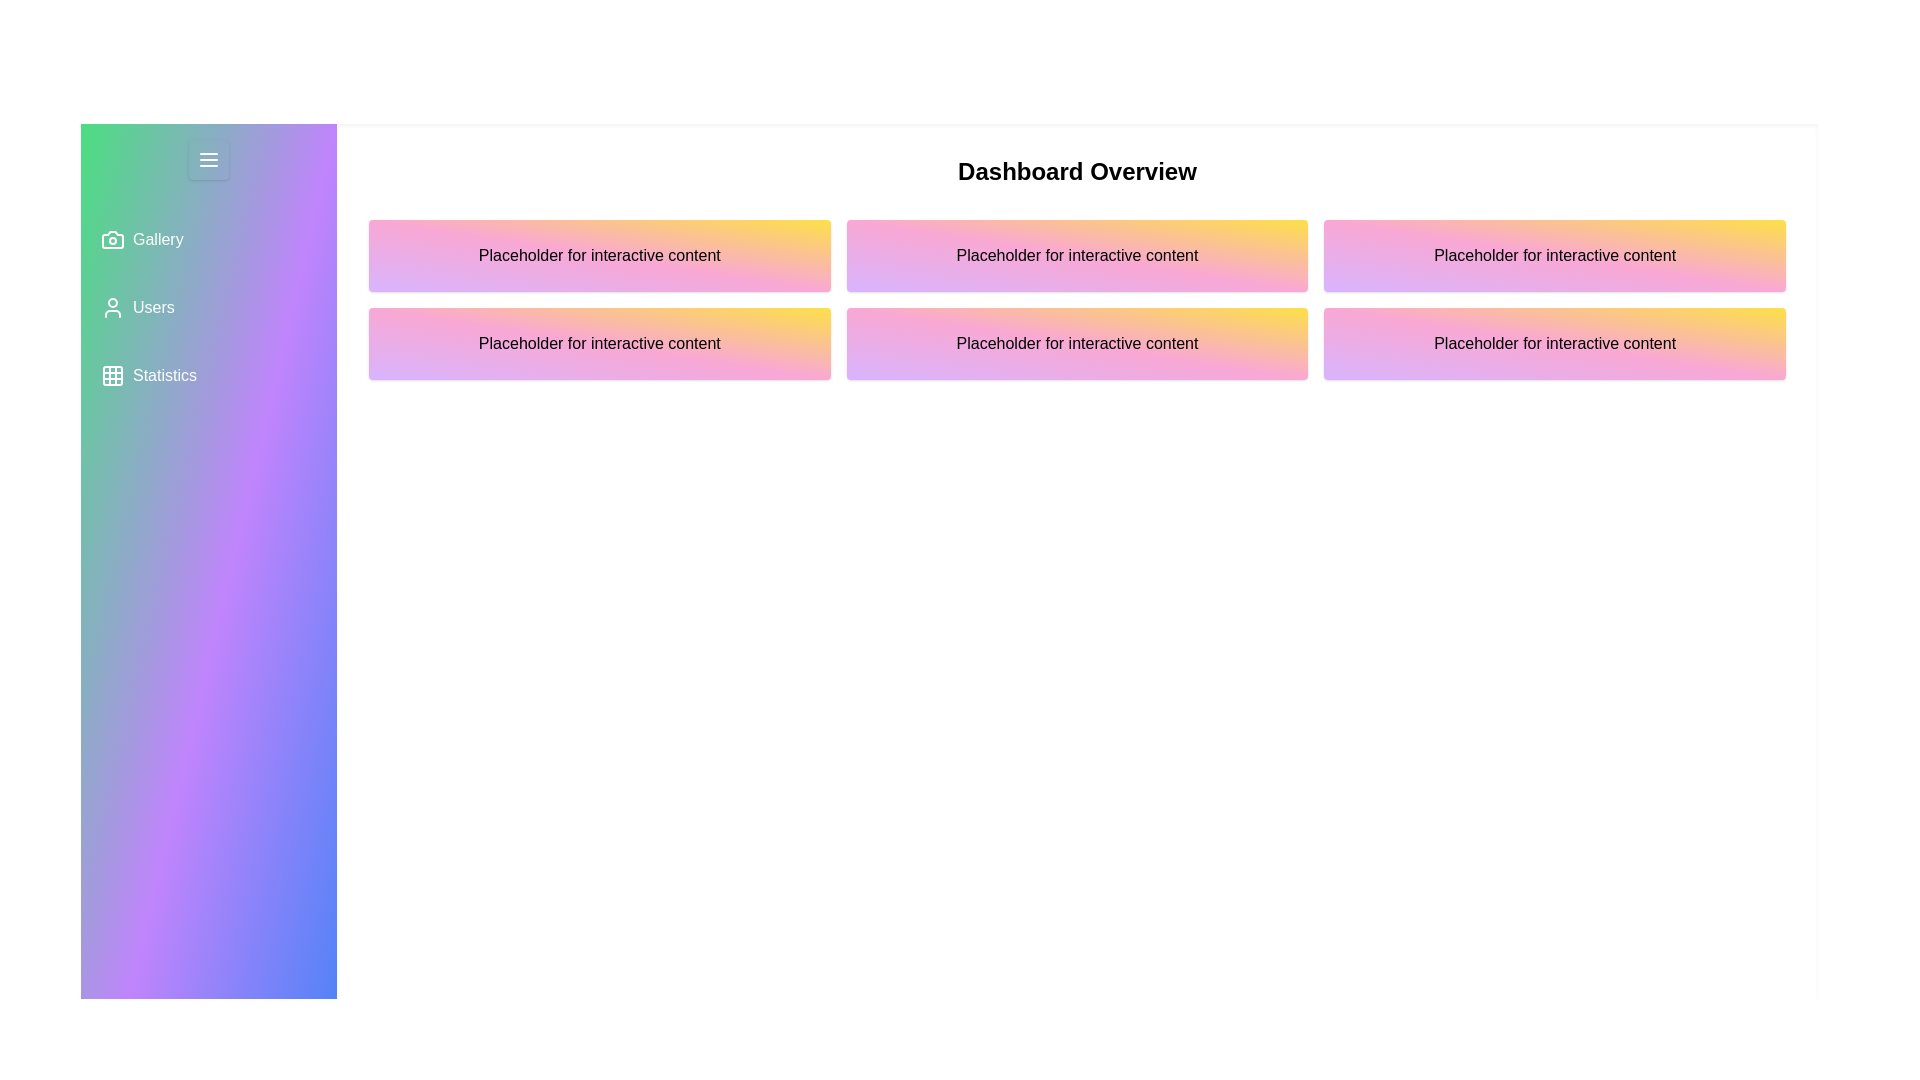 This screenshot has width=1920, height=1080. Describe the element at coordinates (209, 158) in the screenshot. I see `the menu button to toggle the drawer` at that location.